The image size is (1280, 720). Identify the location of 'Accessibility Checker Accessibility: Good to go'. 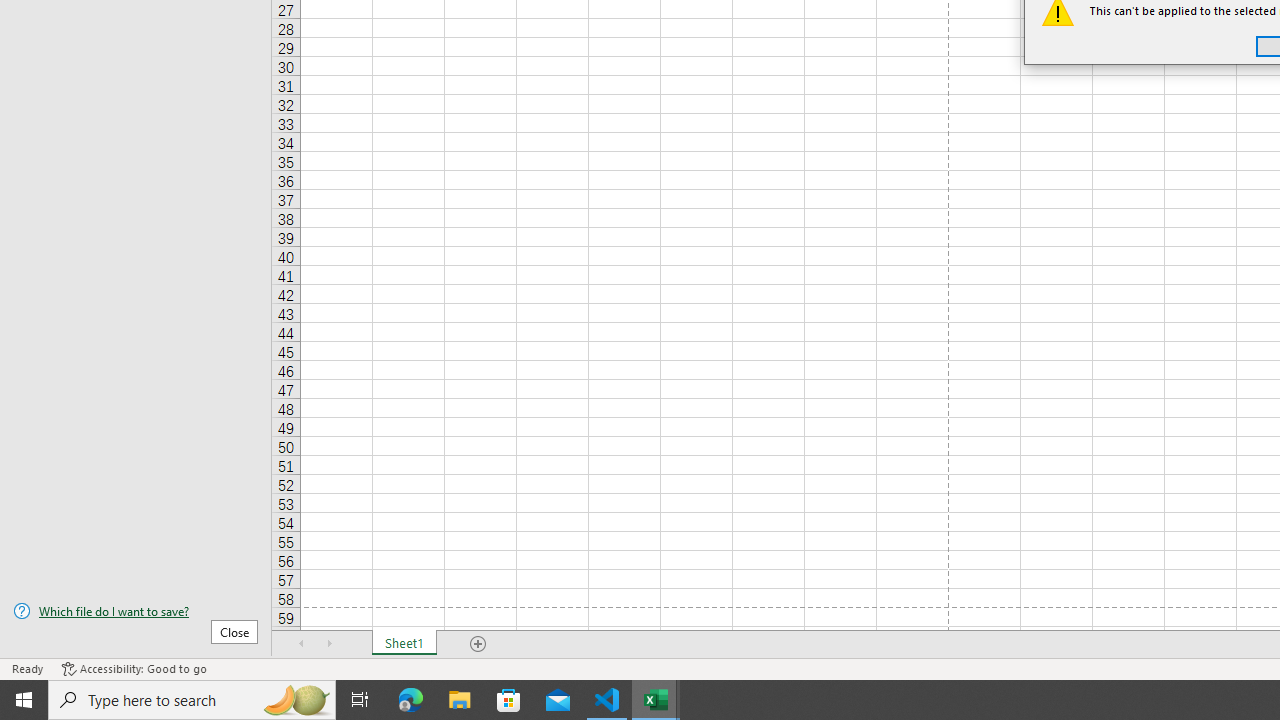
(133, 669).